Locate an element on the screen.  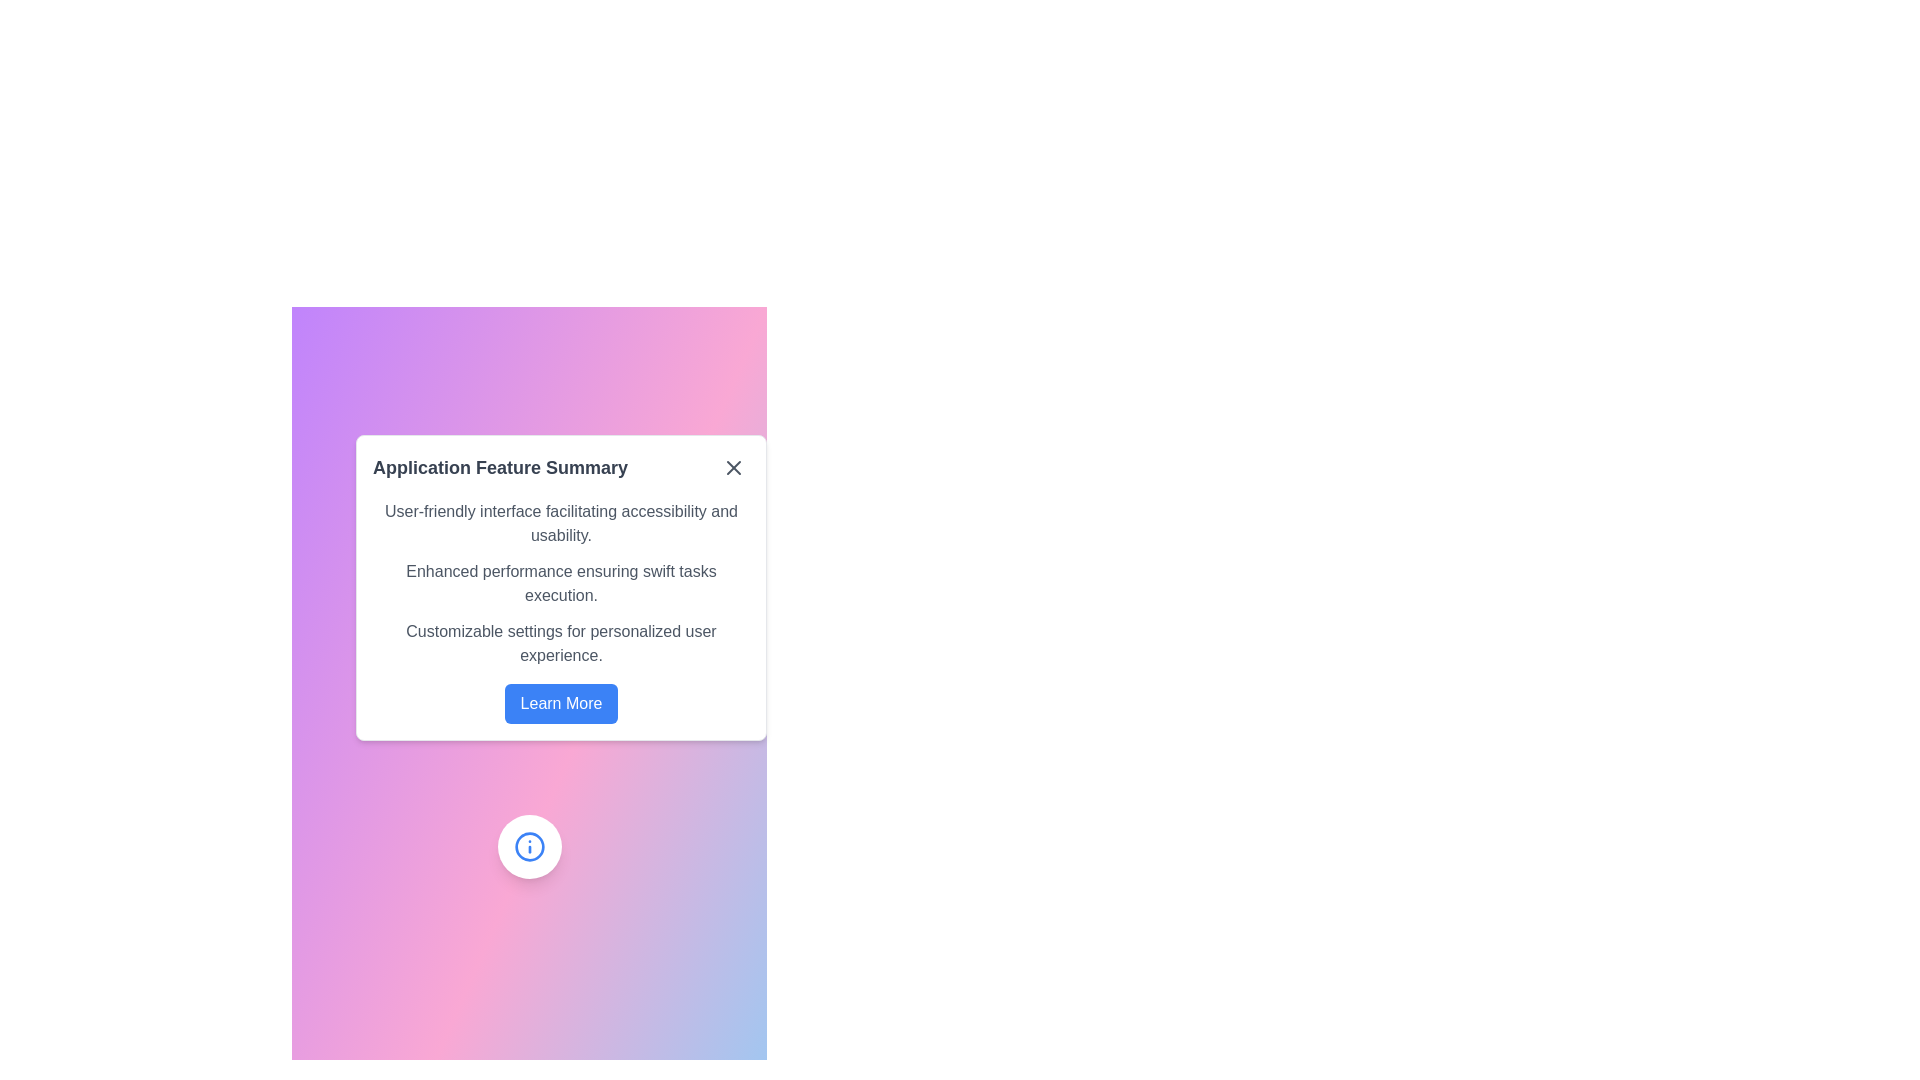
the small 'X' shaped graphical icon located in the top-right corner of the rectangular card is located at coordinates (733, 467).